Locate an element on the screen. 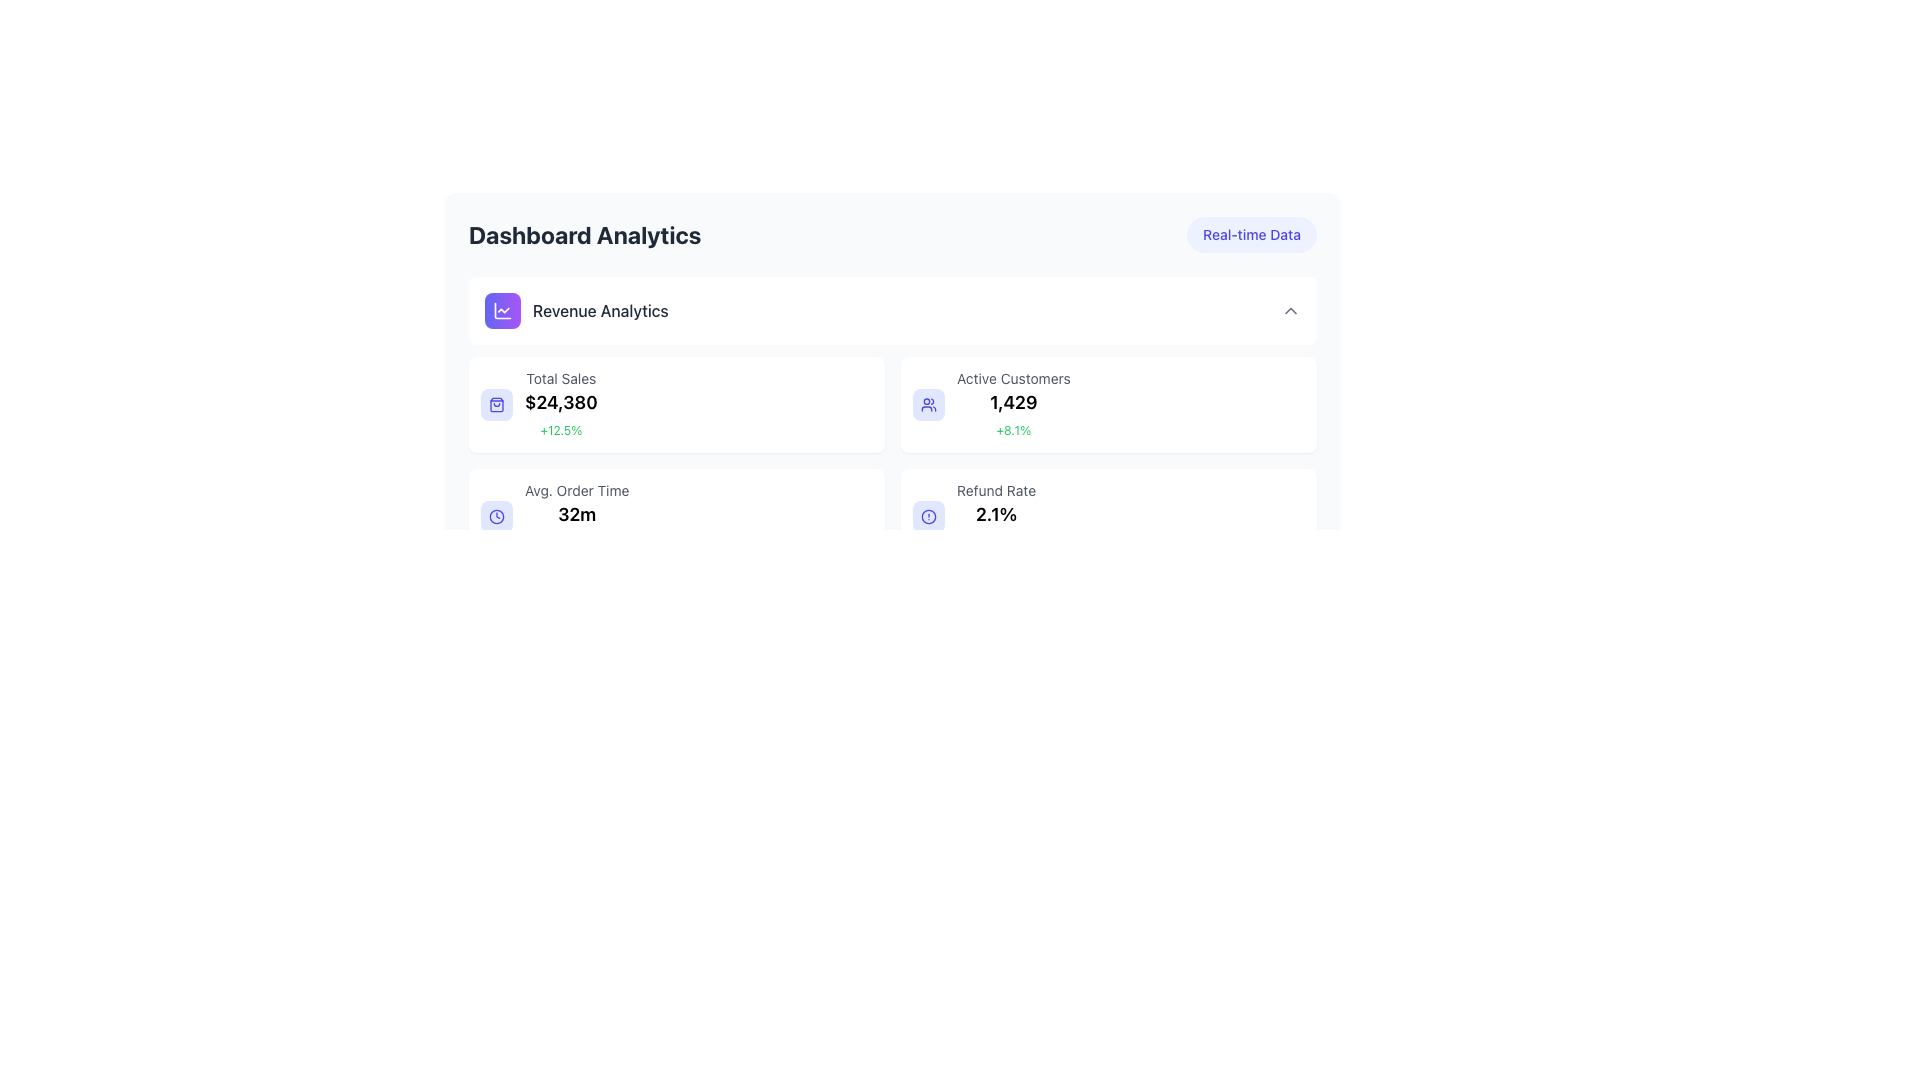  the Text label displaying '1,429' in bold, black text, located beneath 'Active Customers' and above '+8.1%' in the third section of the dashboard is located at coordinates (1013, 402).